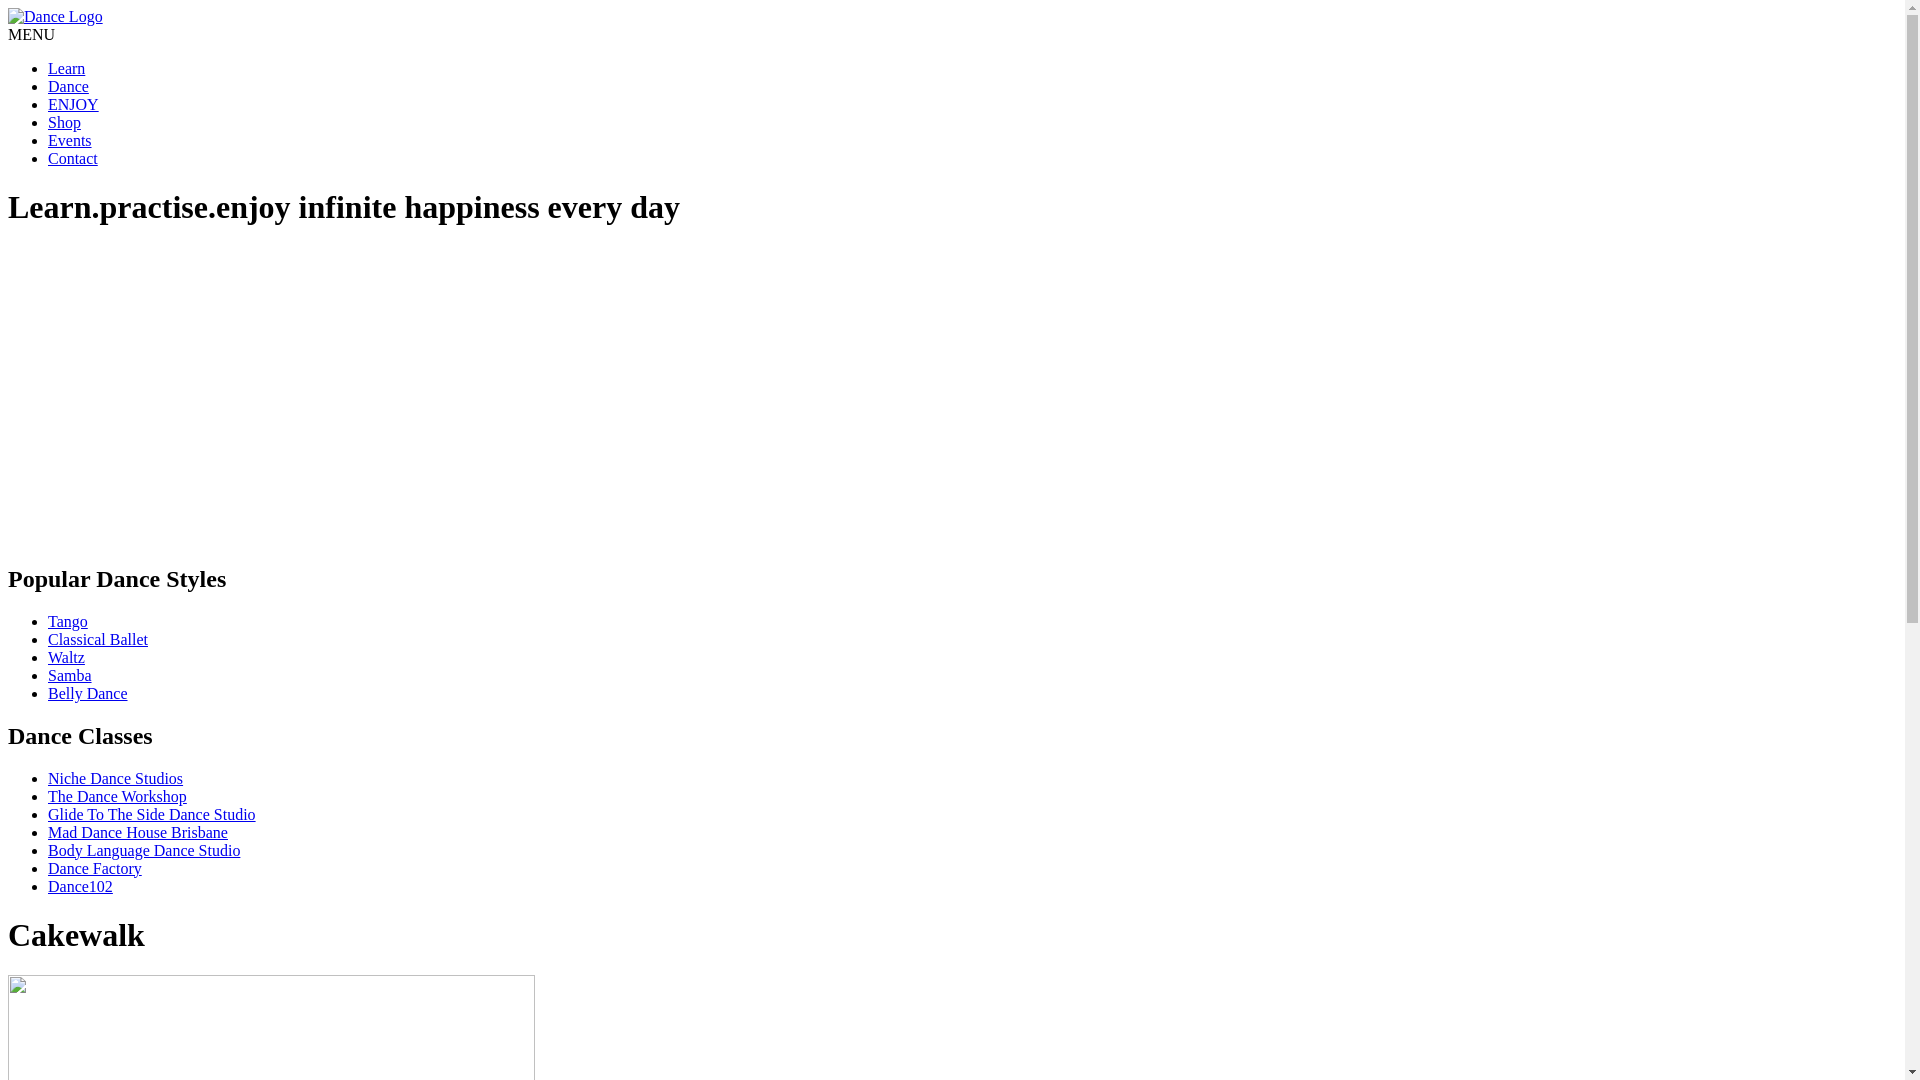 This screenshot has width=1920, height=1080. Describe the element at coordinates (48, 885) in the screenshot. I see `'Dance102'` at that location.